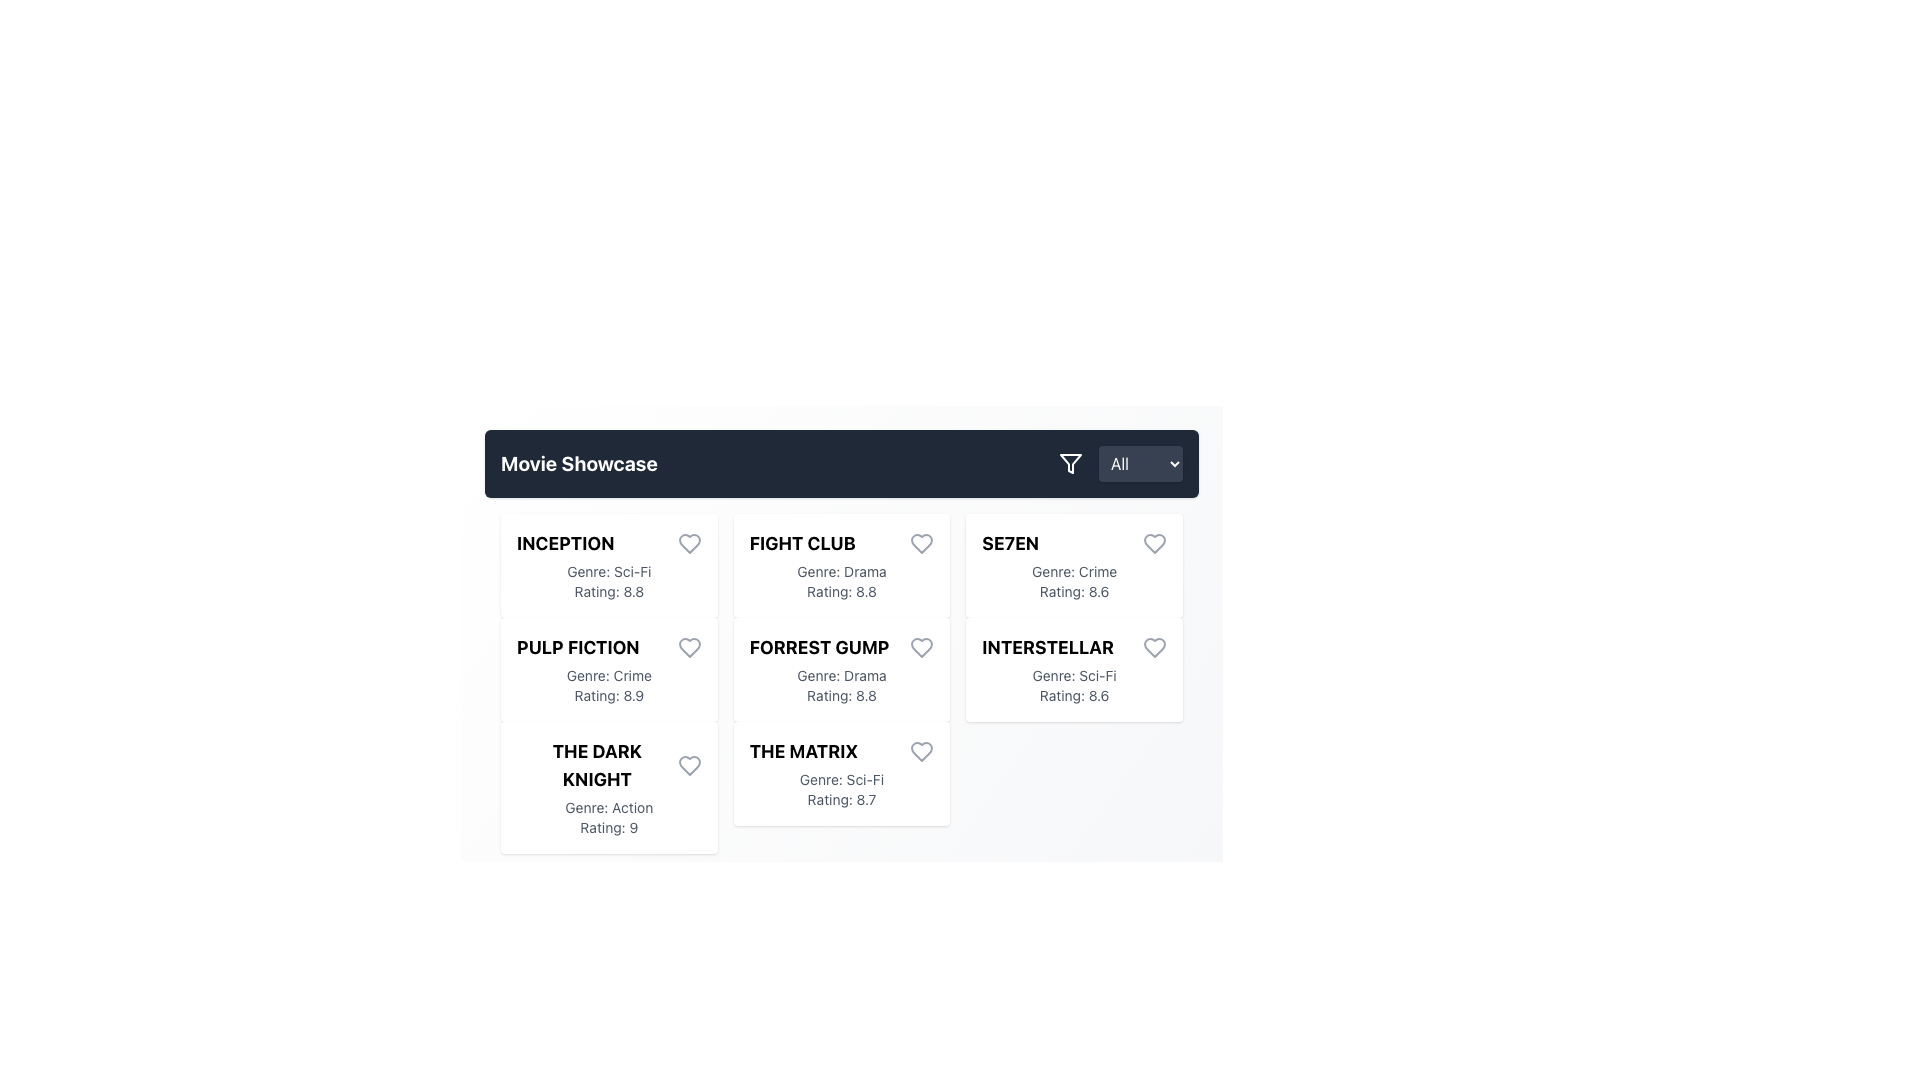  Describe the element at coordinates (921, 752) in the screenshot. I see `the like icon for the movie 'The Matrix'` at that location.